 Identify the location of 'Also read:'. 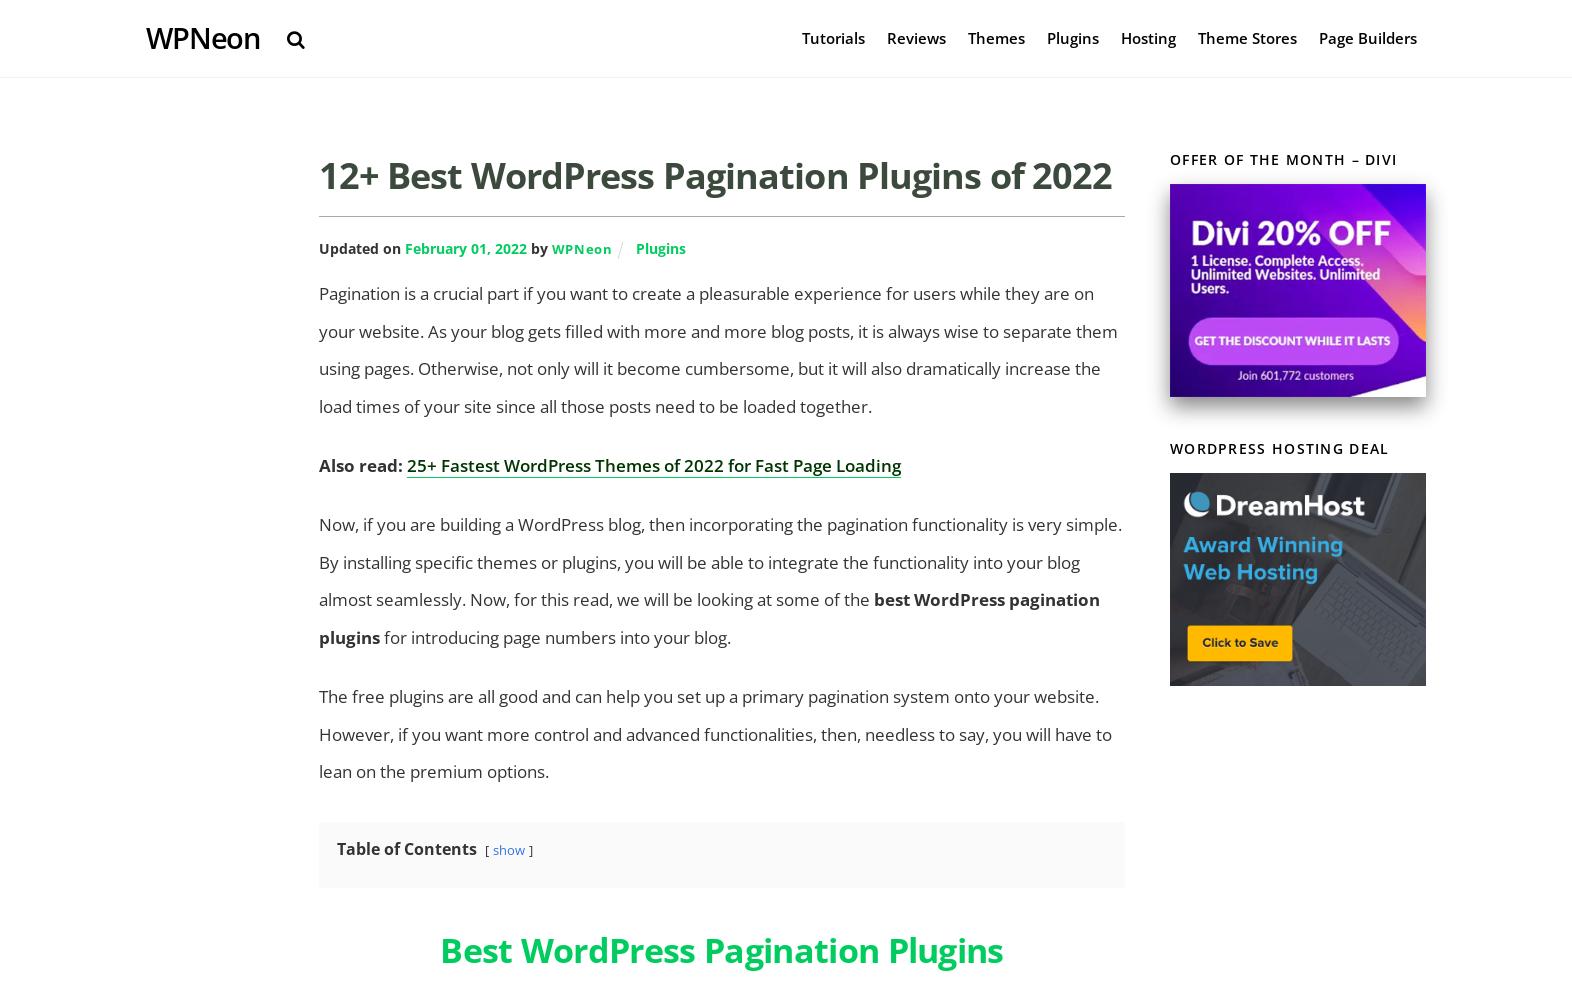
(359, 464).